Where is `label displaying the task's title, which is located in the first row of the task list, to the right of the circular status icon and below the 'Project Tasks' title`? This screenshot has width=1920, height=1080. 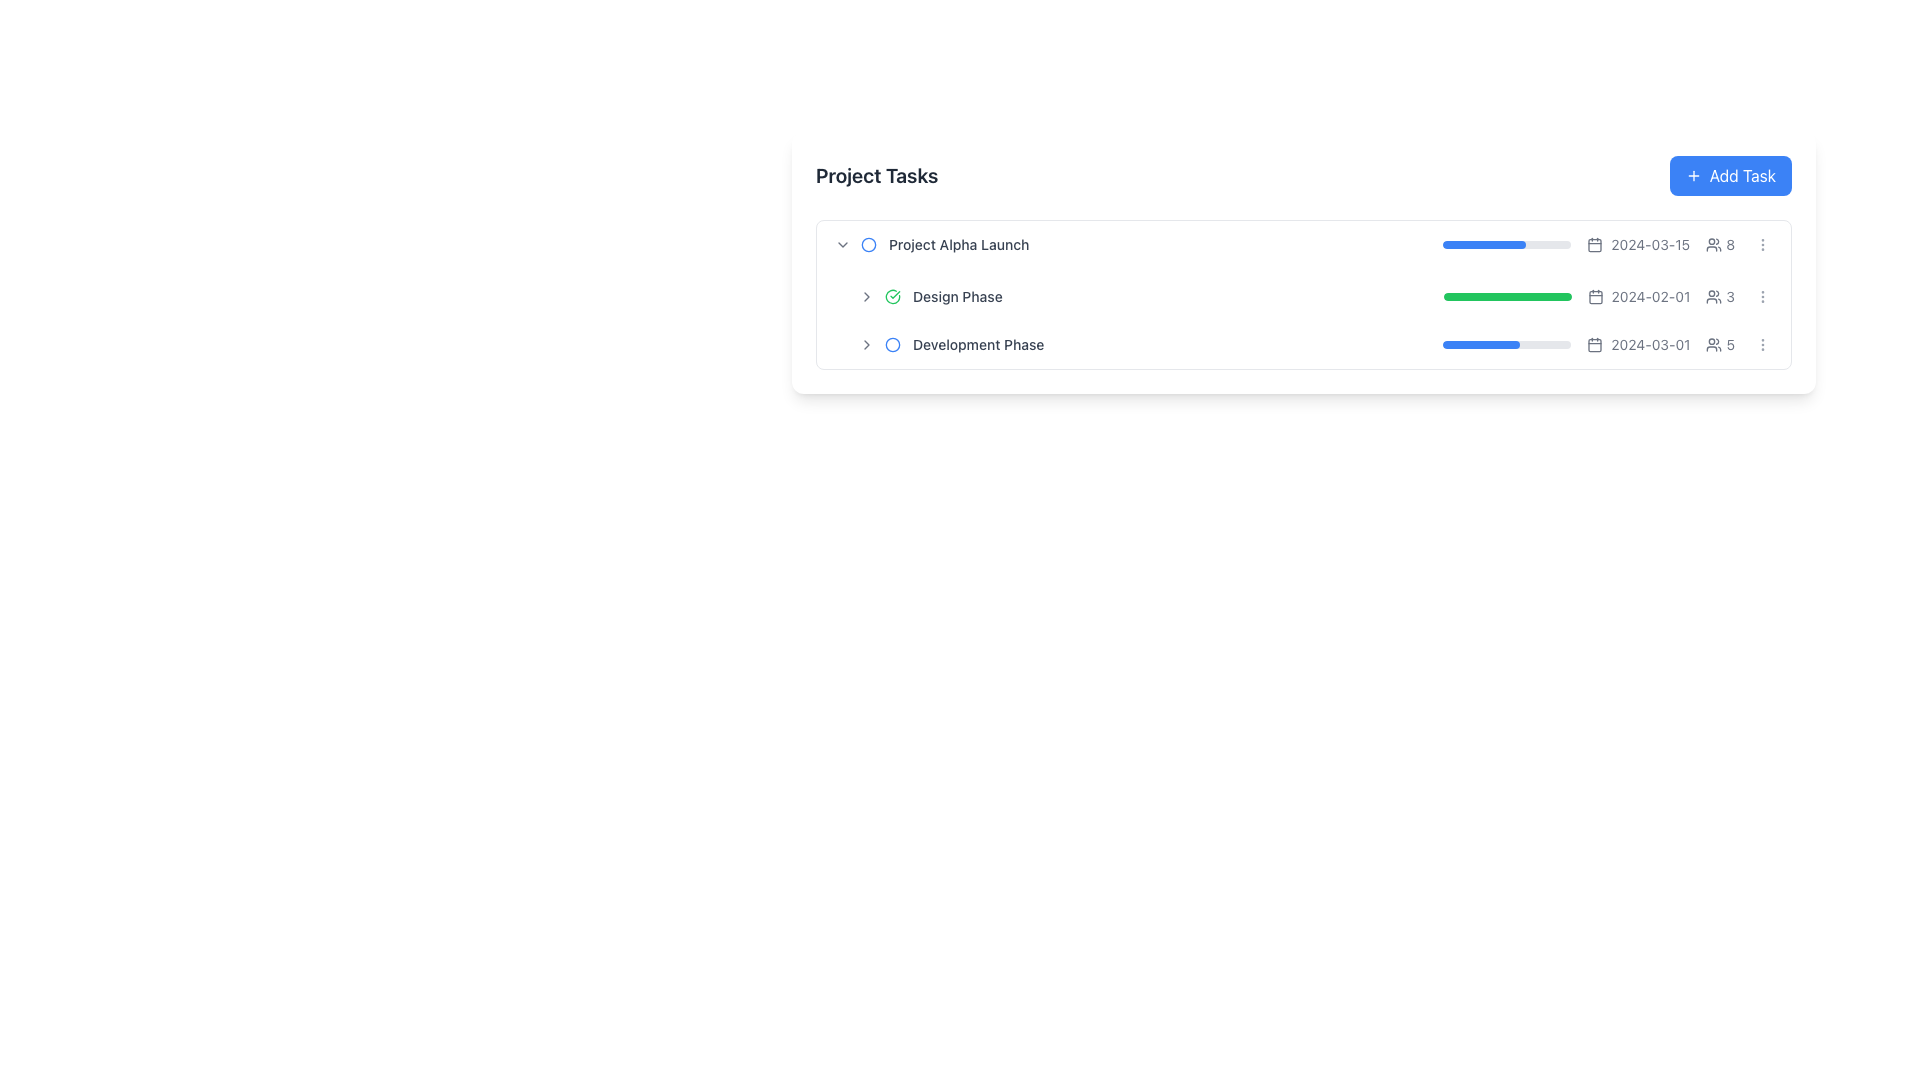
label displaying the task's title, which is located in the first row of the task list, to the right of the circular status icon and below the 'Project Tasks' title is located at coordinates (958, 244).